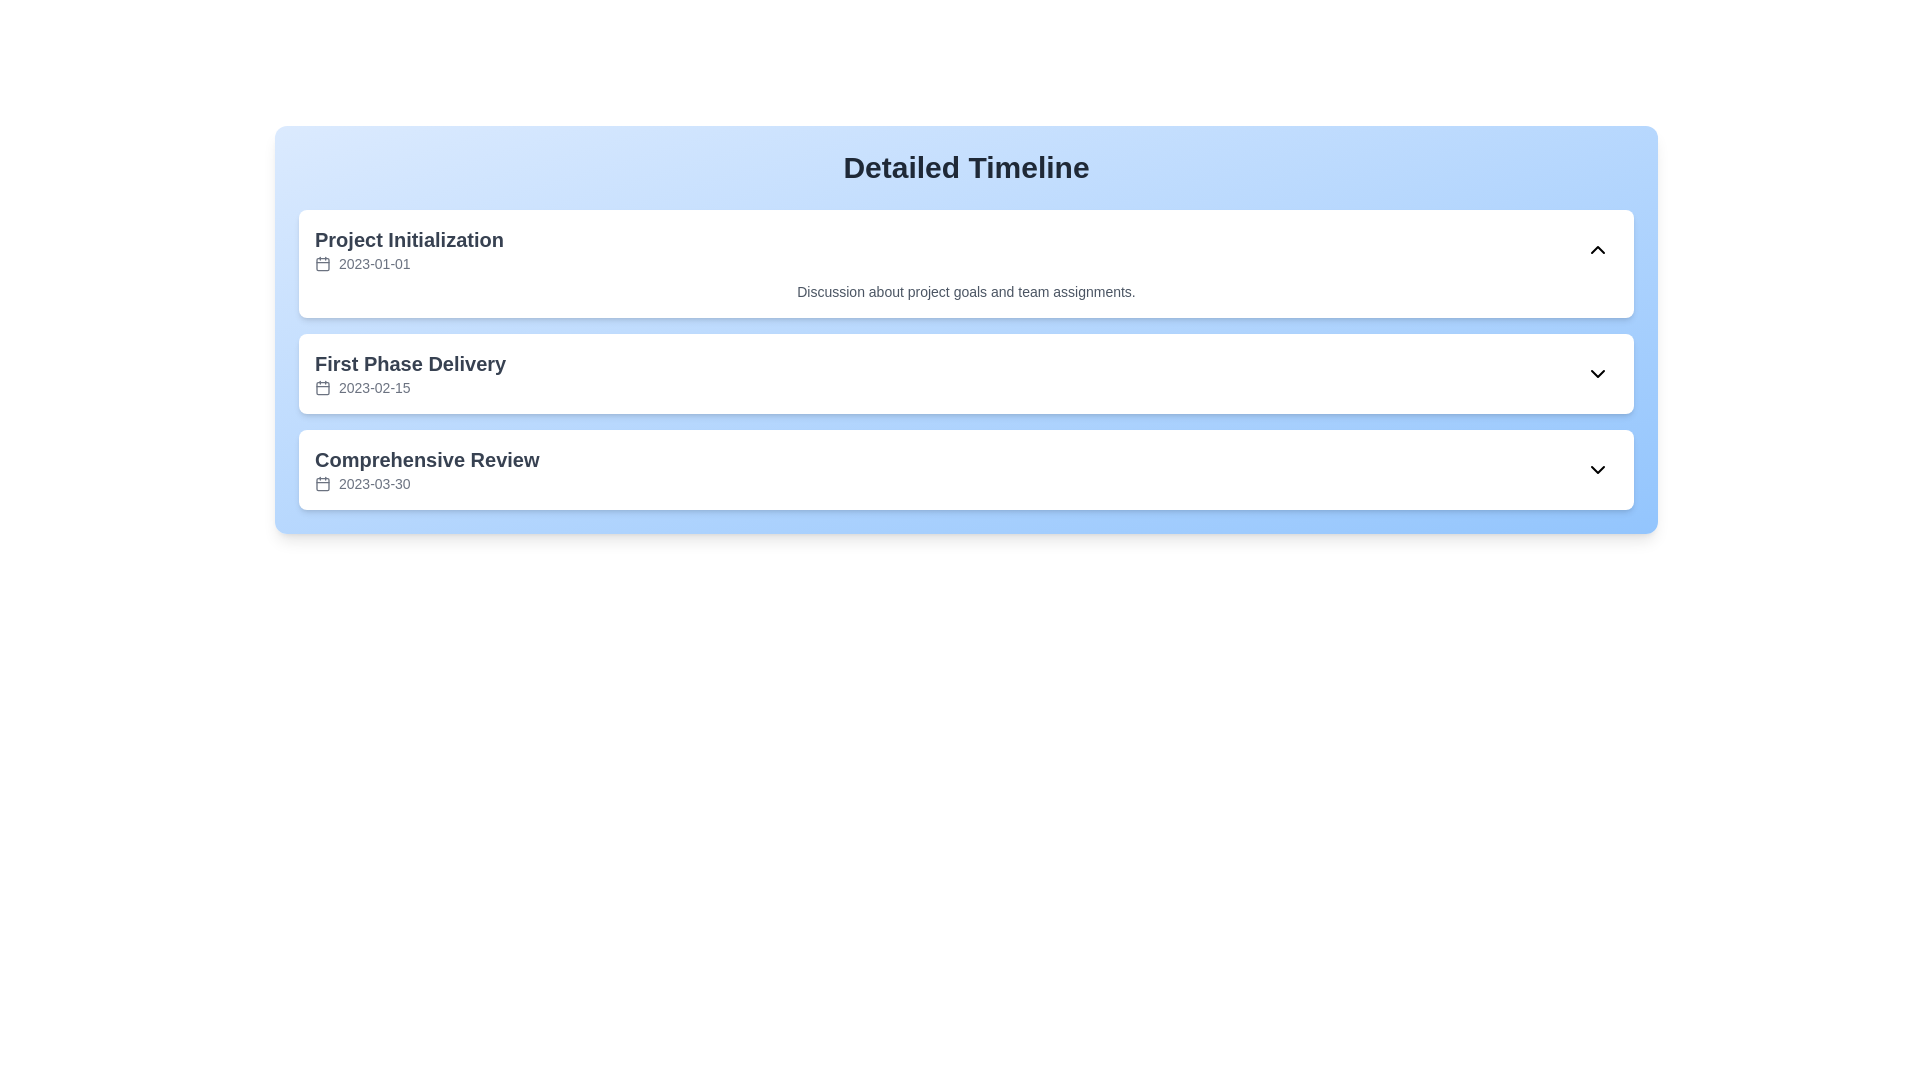 This screenshot has width=1920, height=1080. What do you see at coordinates (1597, 374) in the screenshot?
I see `the downward chevron icon button` at bounding box center [1597, 374].